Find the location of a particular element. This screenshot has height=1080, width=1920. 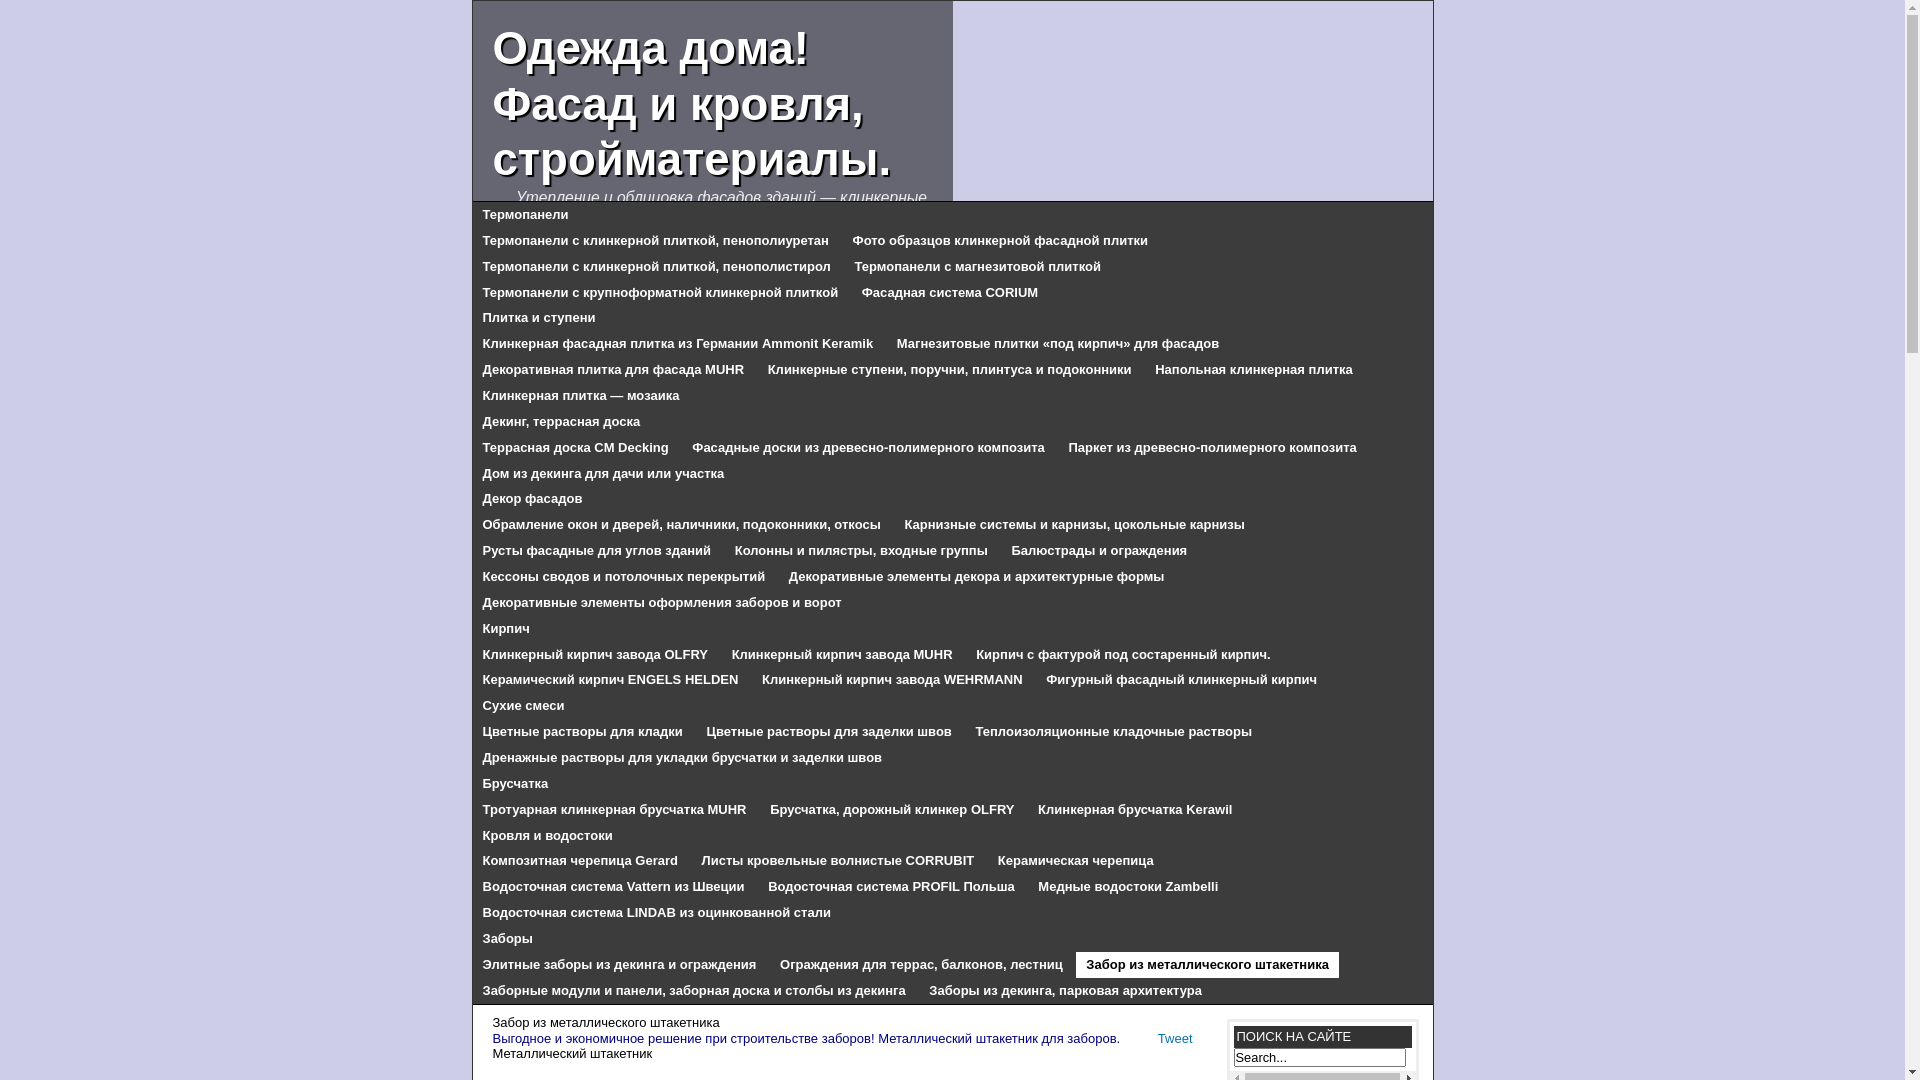

'Tweet' is located at coordinates (1157, 1036).